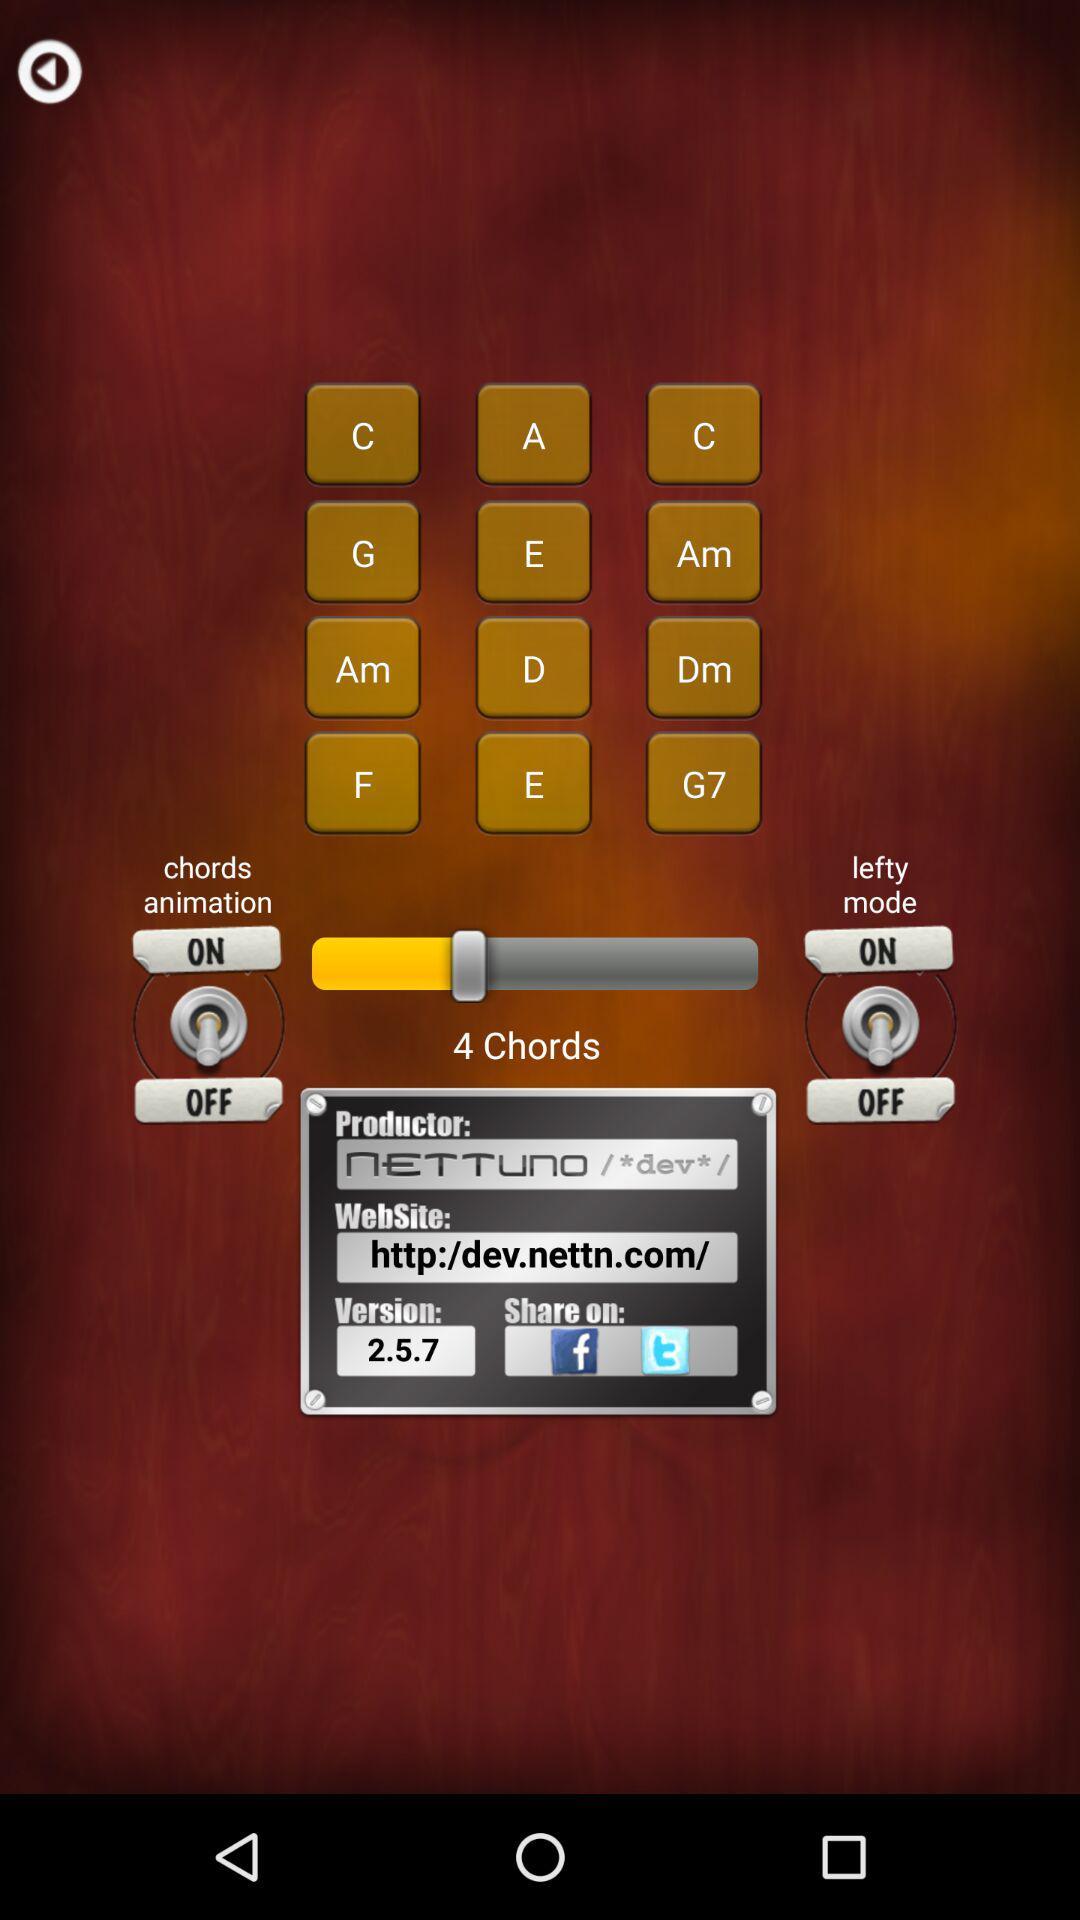 The width and height of the screenshot is (1080, 1920). Describe the element at coordinates (208, 1025) in the screenshot. I see `chords animation` at that location.